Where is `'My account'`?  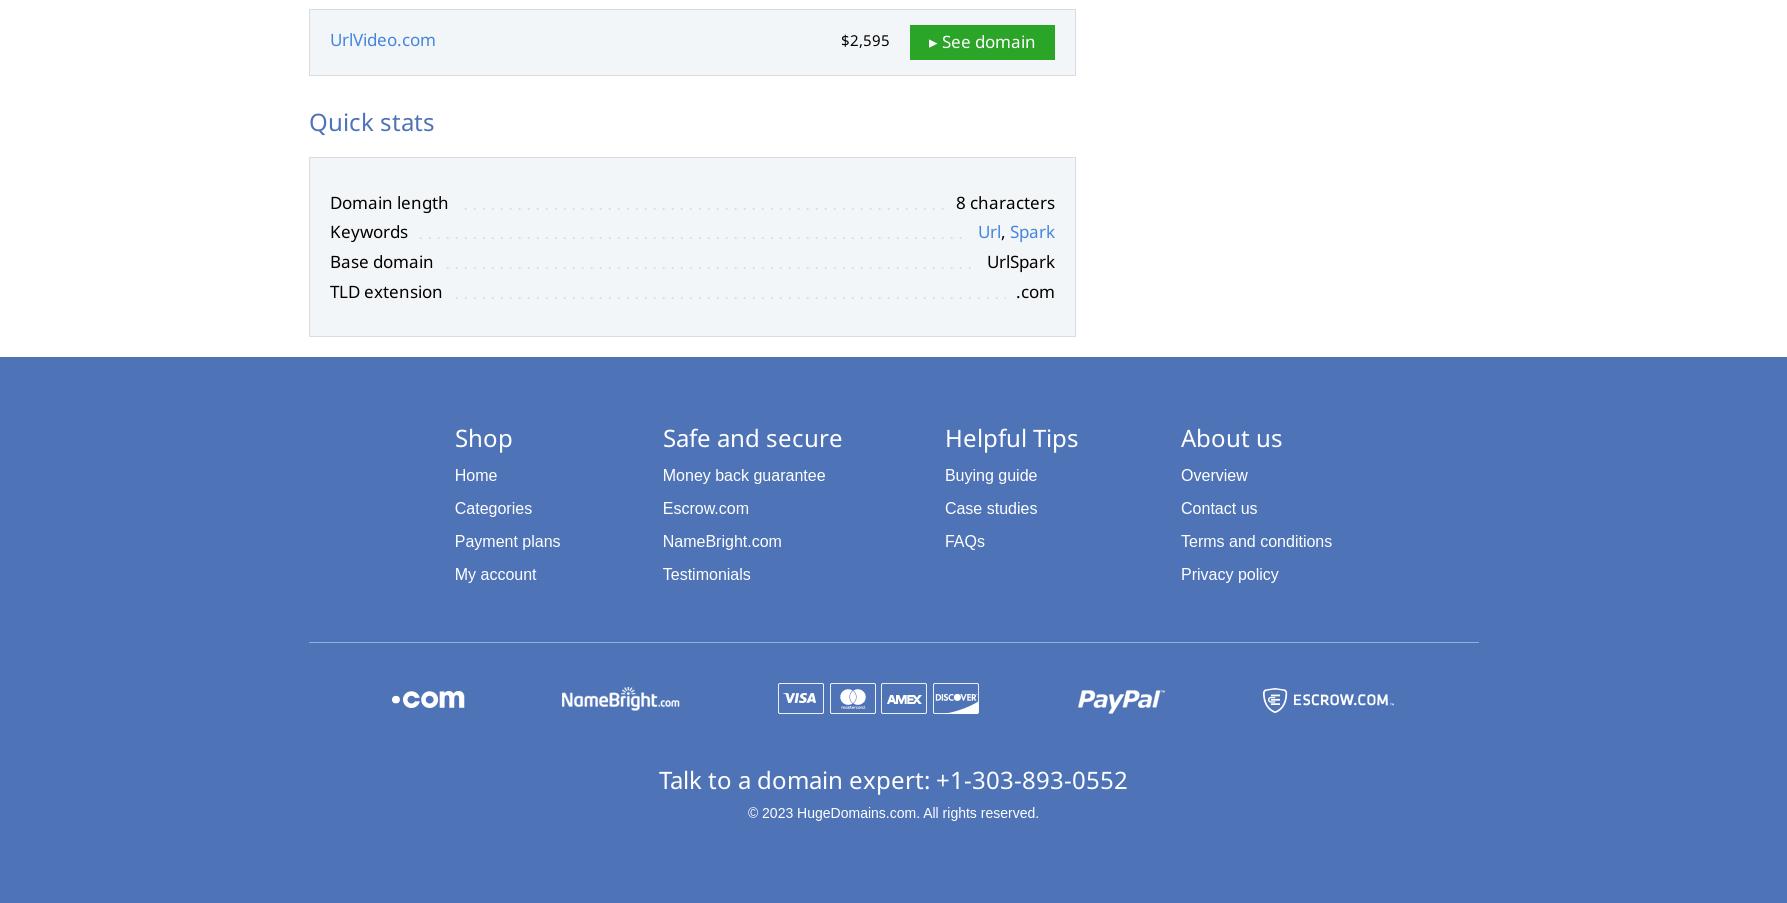 'My account' is located at coordinates (454, 572).